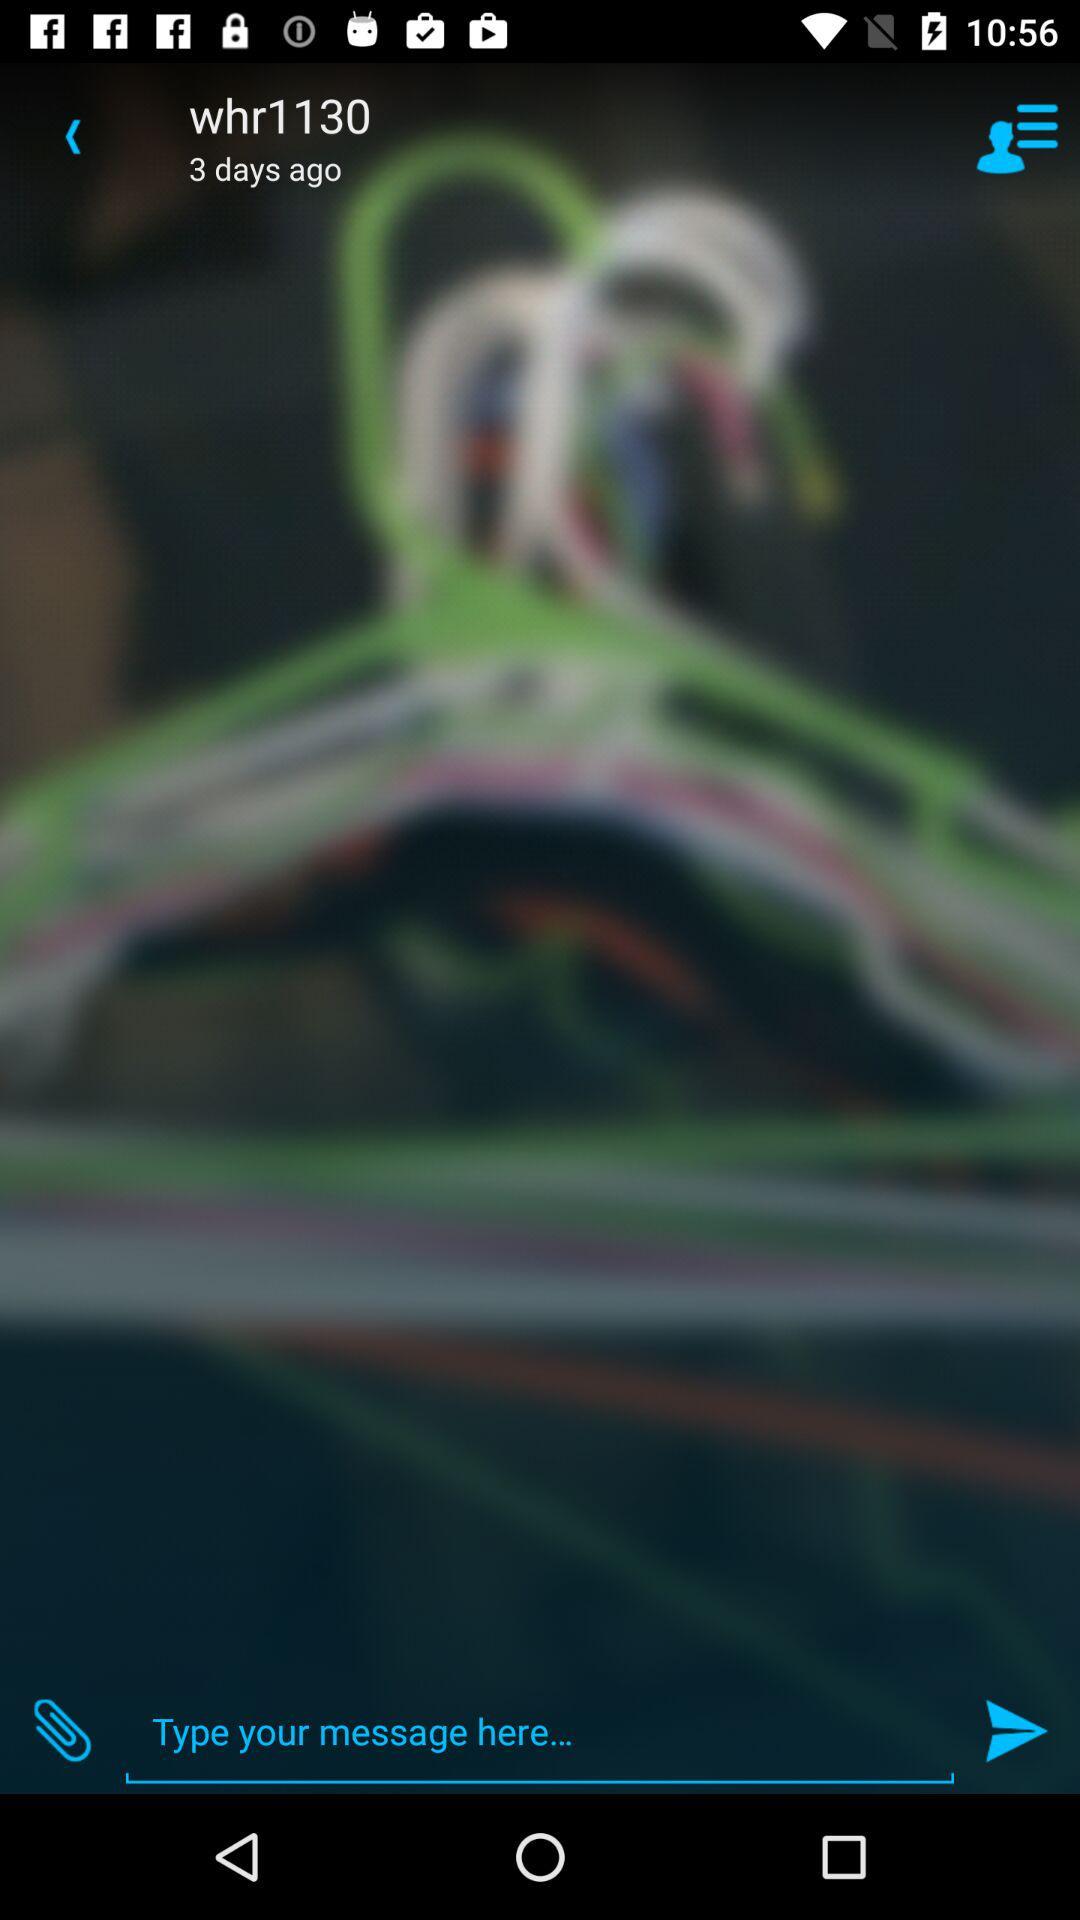 Image resolution: width=1080 pixels, height=1920 pixels. What do you see at coordinates (1017, 1730) in the screenshot?
I see `the item at the bottom right corner` at bounding box center [1017, 1730].